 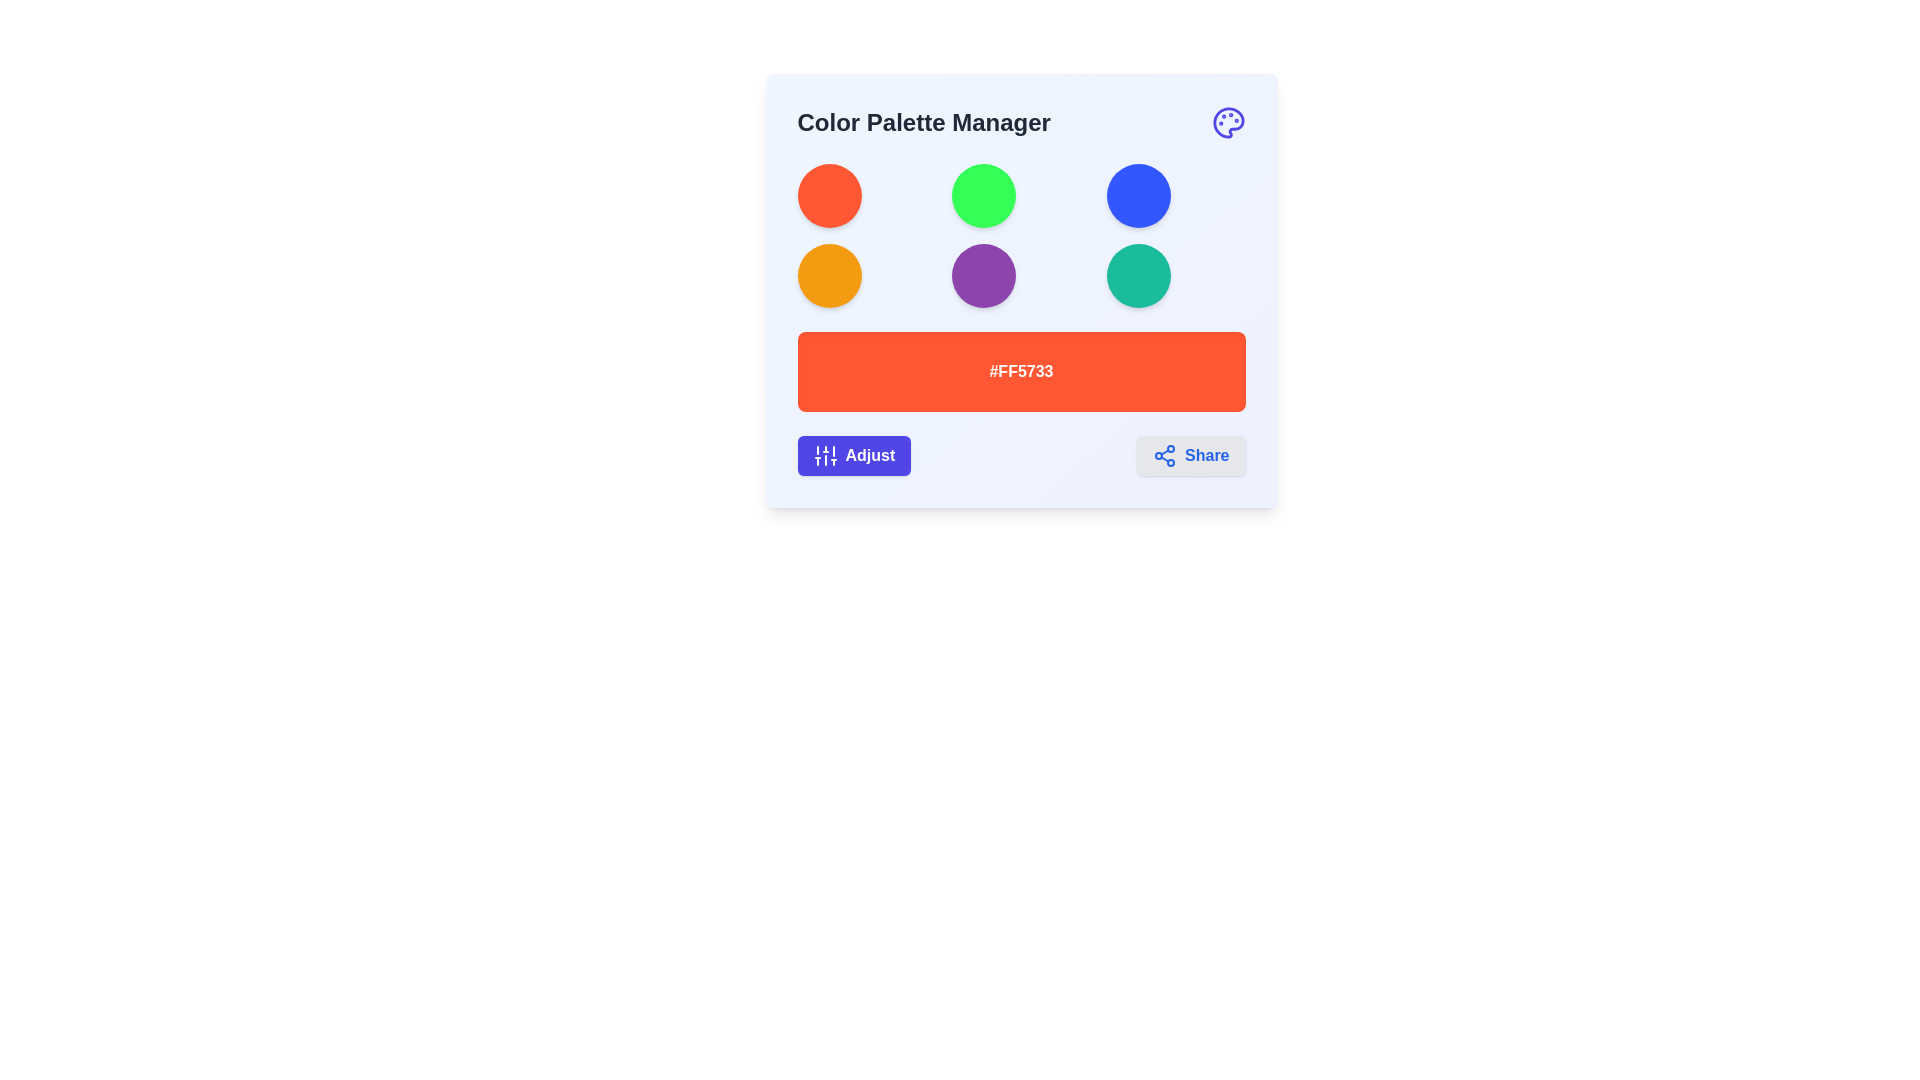 What do you see at coordinates (1138, 276) in the screenshot?
I see `the interactive circle located` at bounding box center [1138, 276].